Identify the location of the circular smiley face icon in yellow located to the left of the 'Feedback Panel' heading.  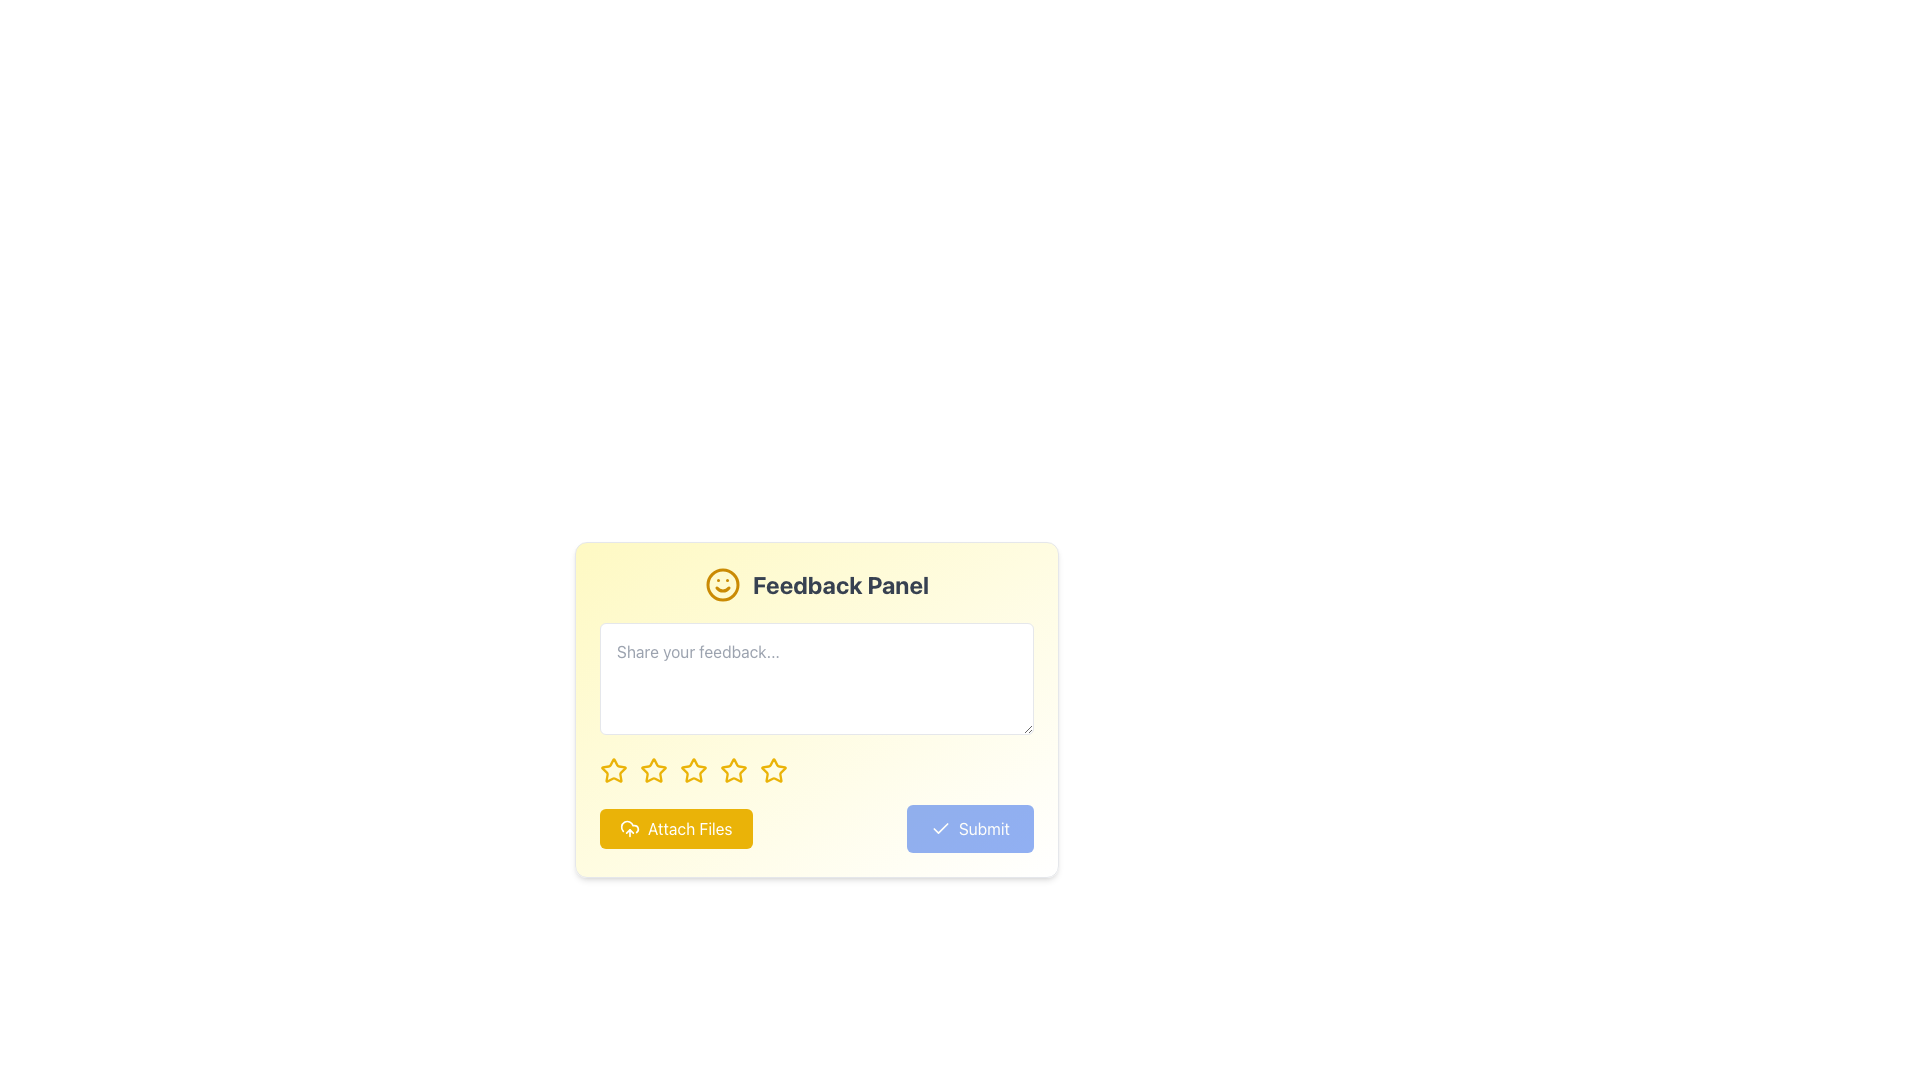
(721, 585).